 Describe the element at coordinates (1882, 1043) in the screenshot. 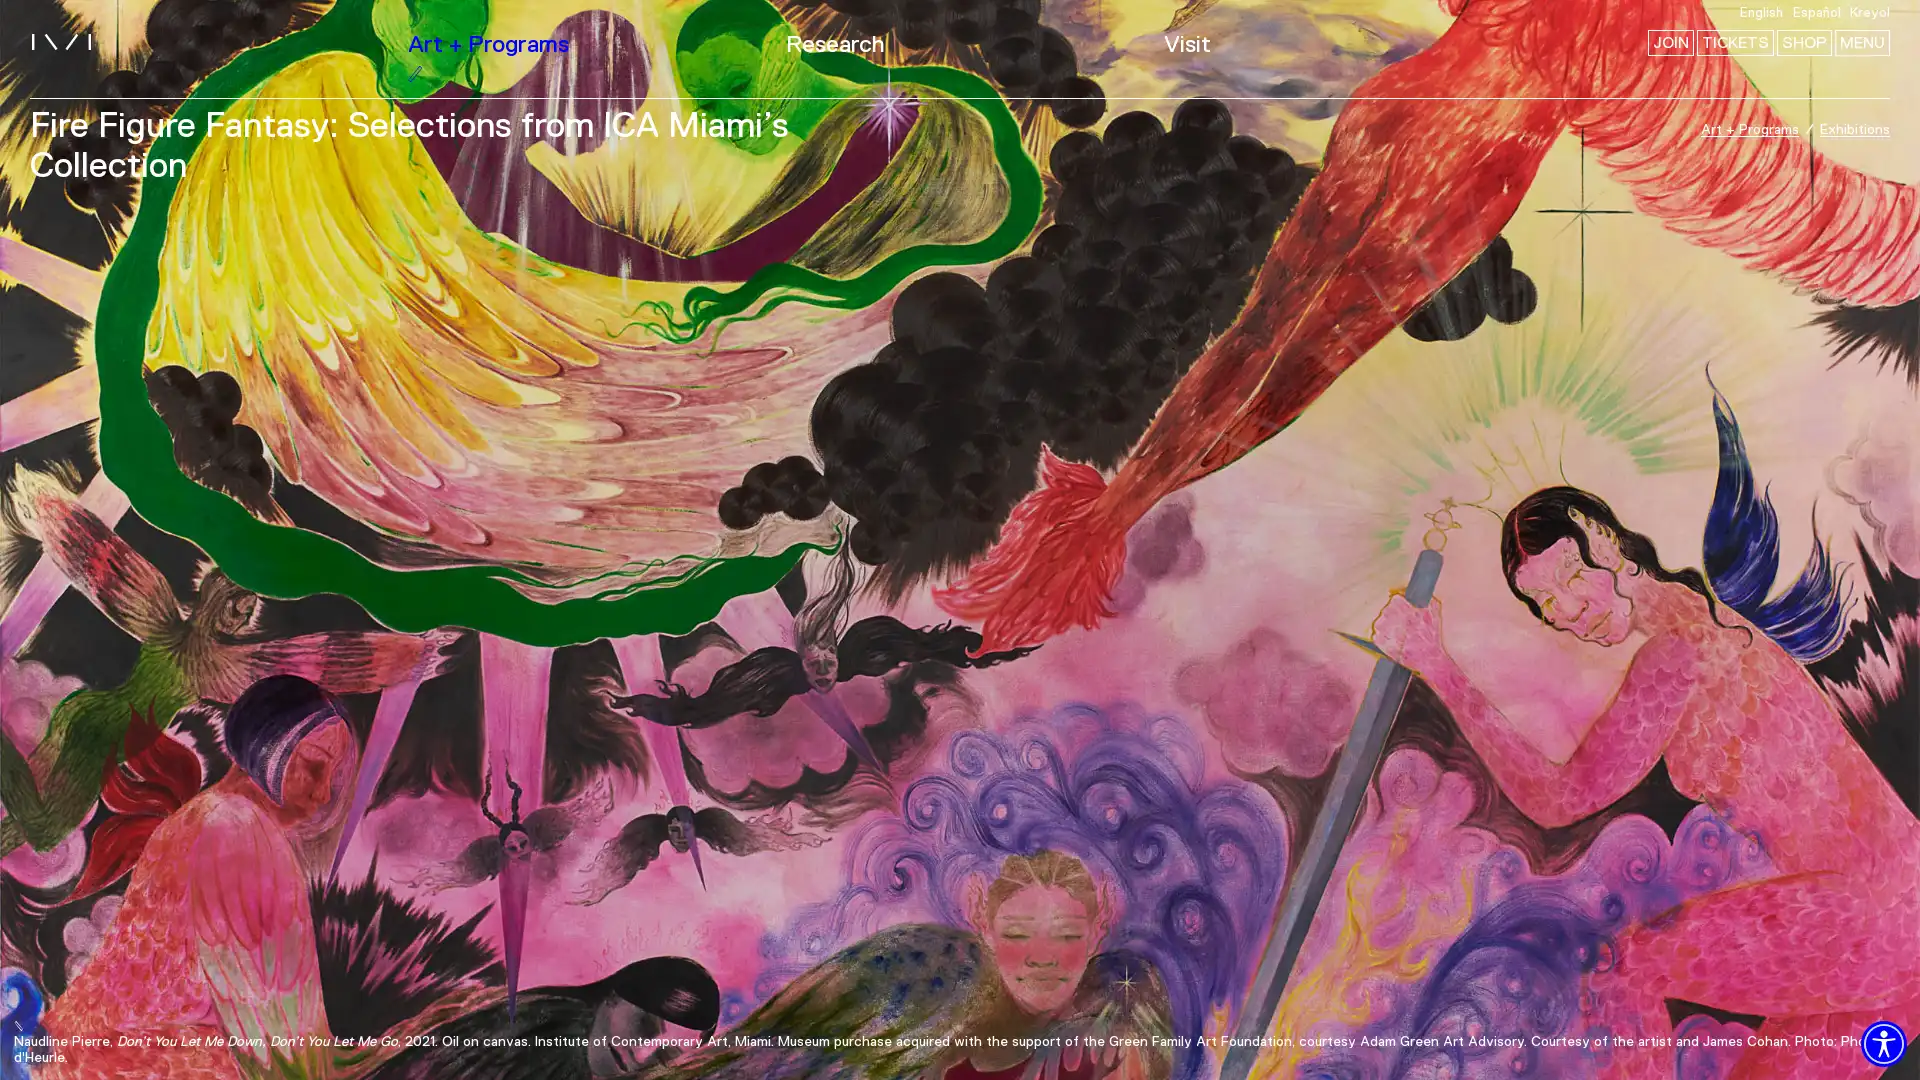

I see `Accessibility Menu` at that location.